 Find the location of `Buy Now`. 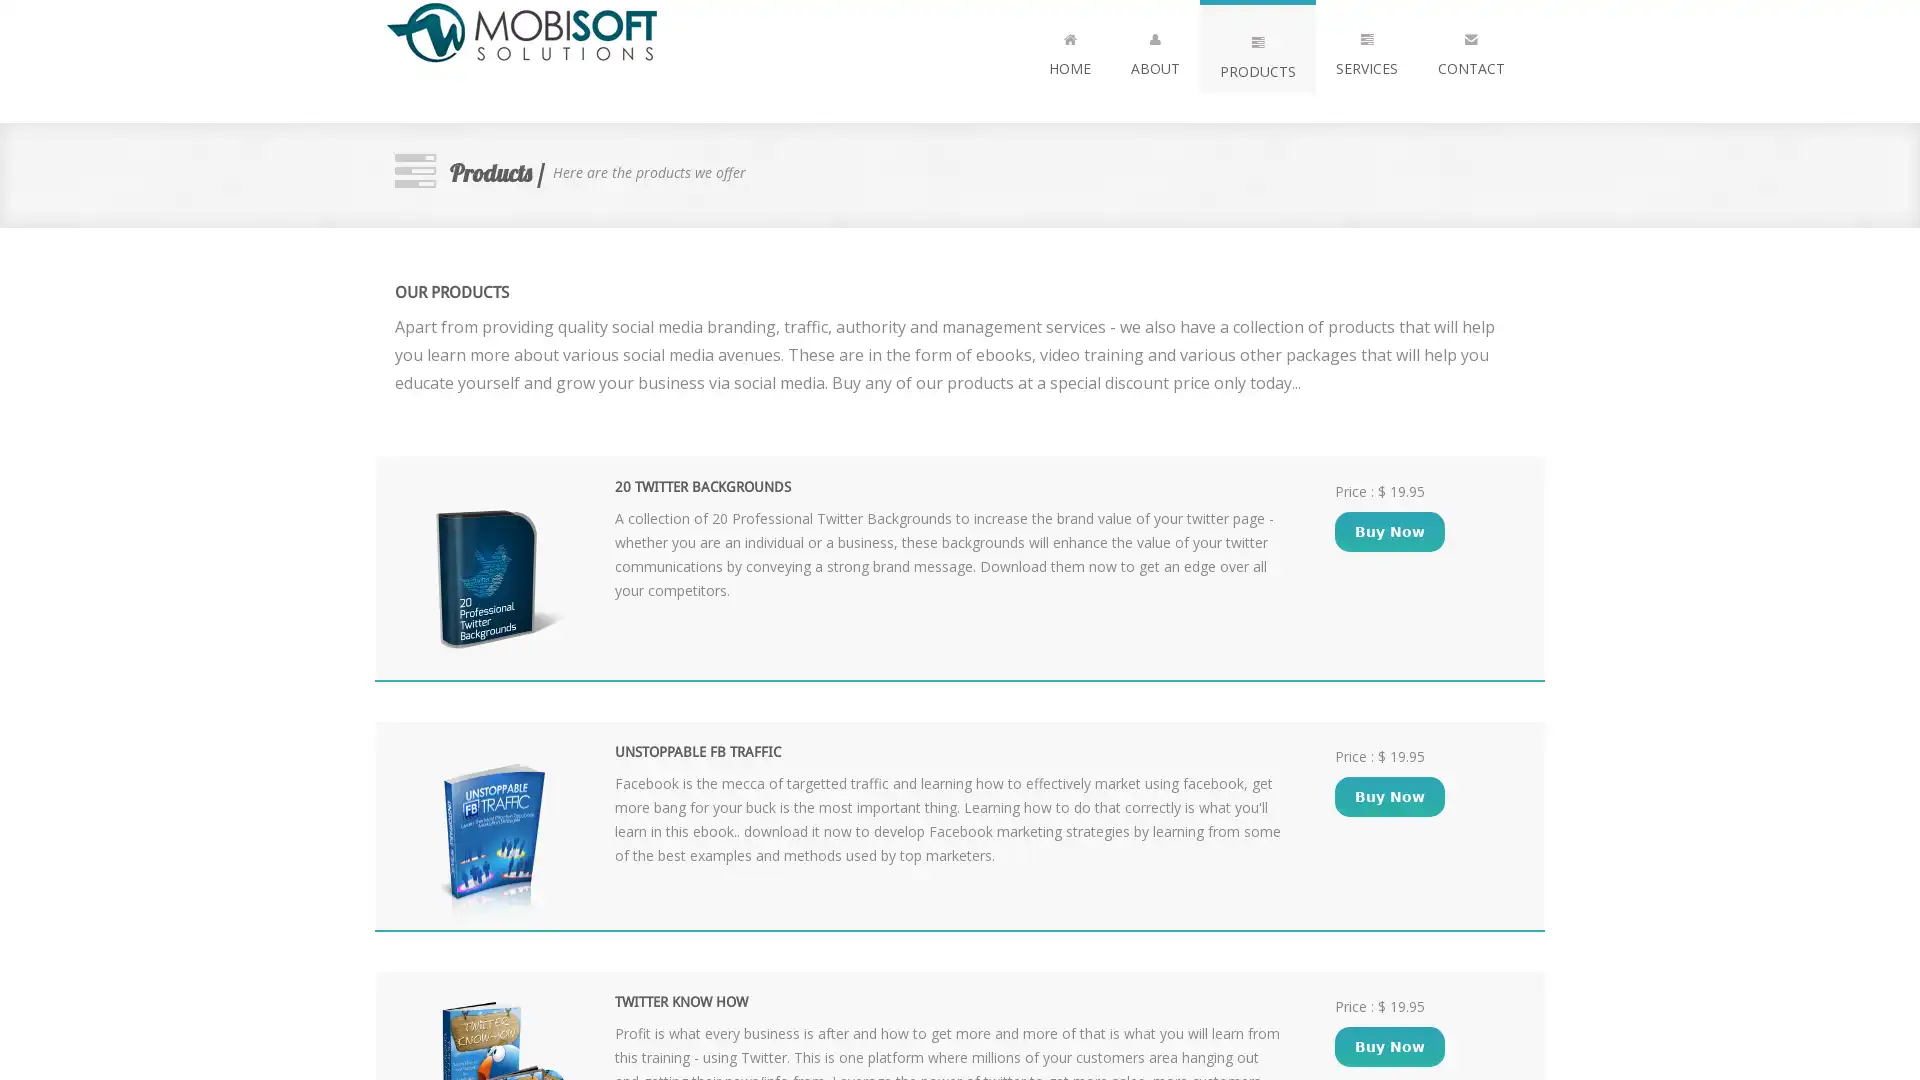

Buy Now is located at coordinates (1389, 794).